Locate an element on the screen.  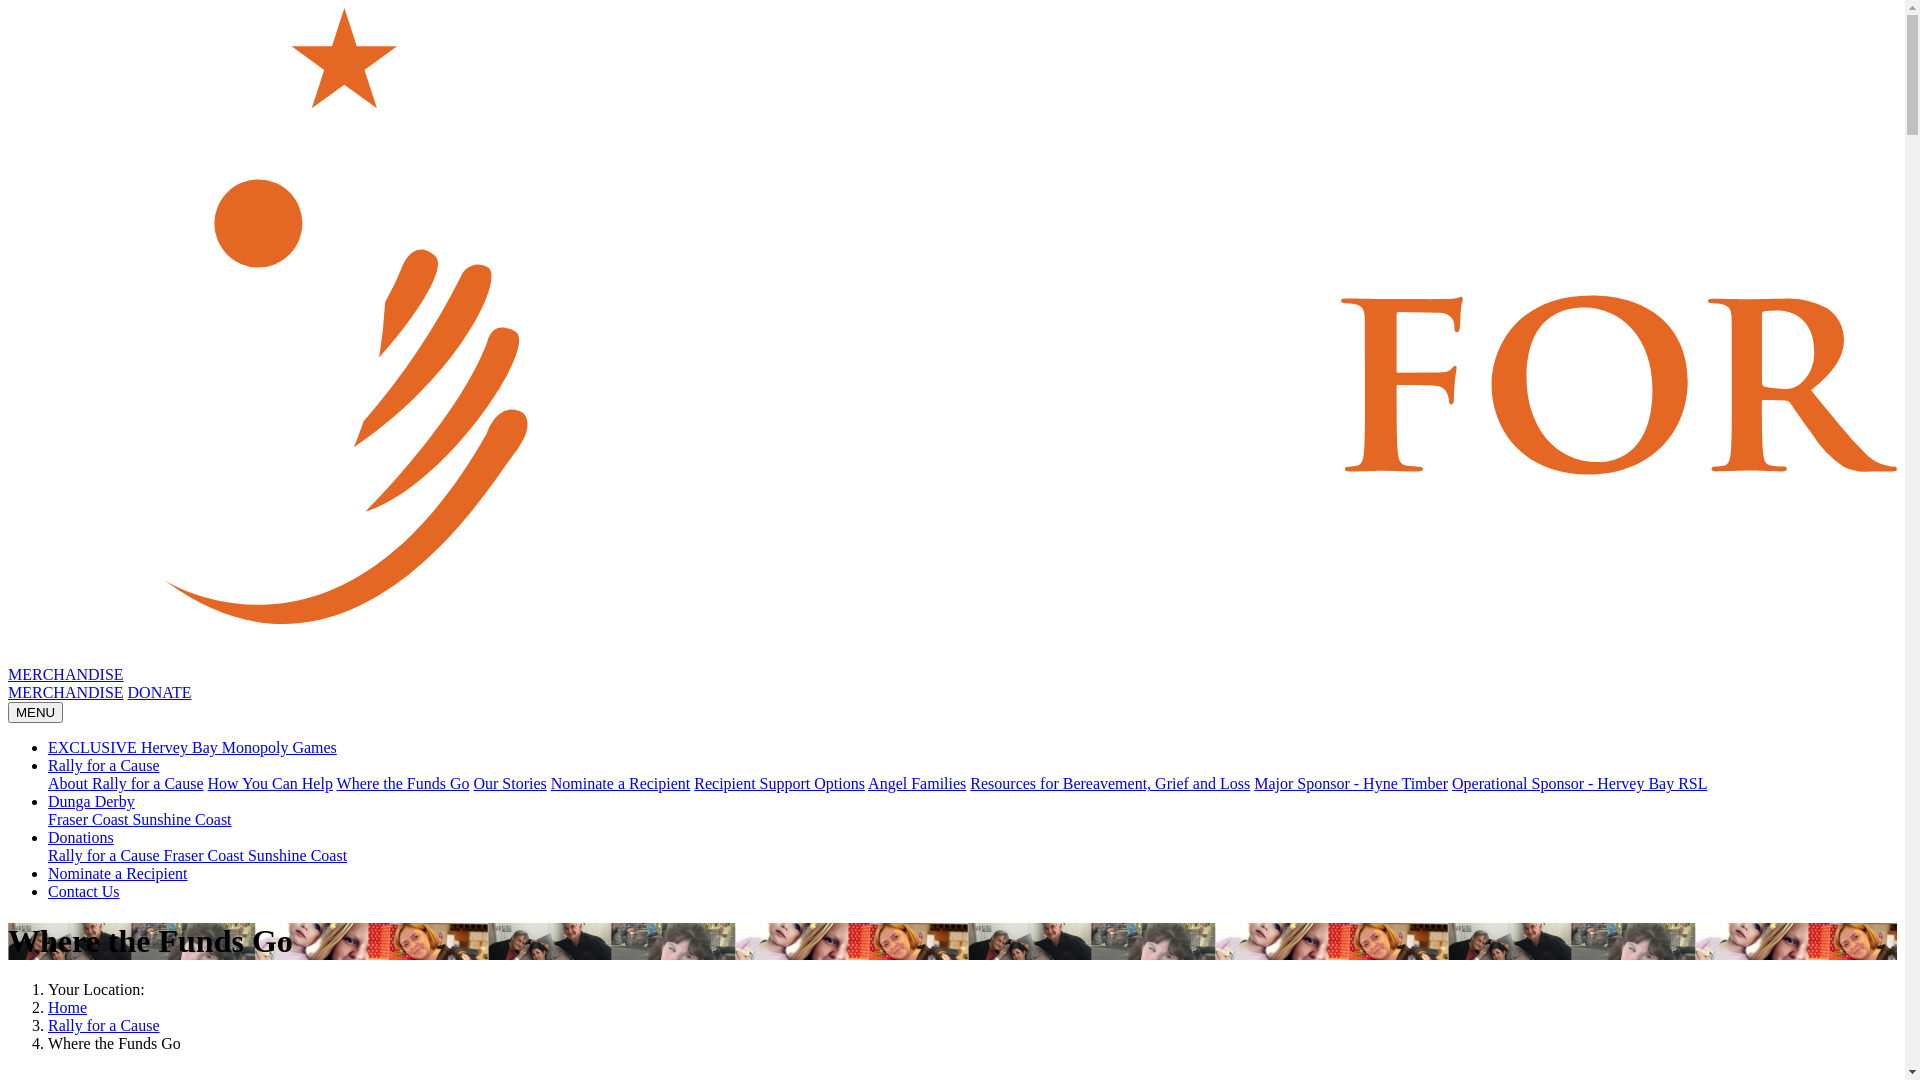
'Where the Funds Go' is located at coordinates (402, 782).